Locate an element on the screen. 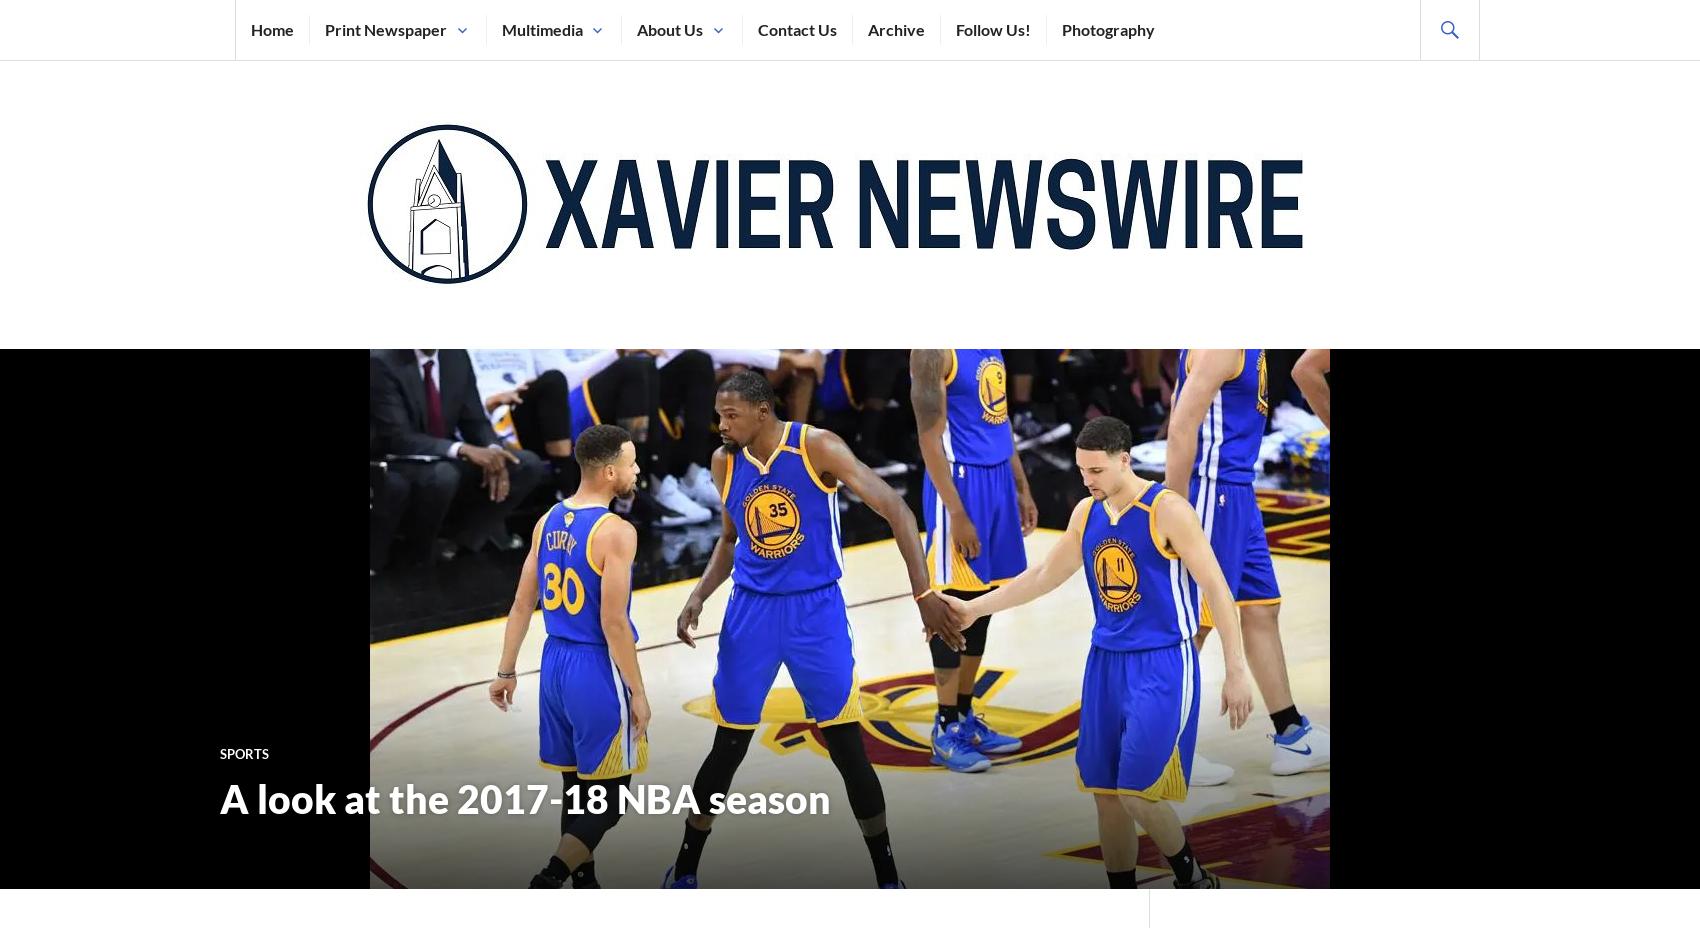  'Multimedia' is located at coordinates (500, 28).